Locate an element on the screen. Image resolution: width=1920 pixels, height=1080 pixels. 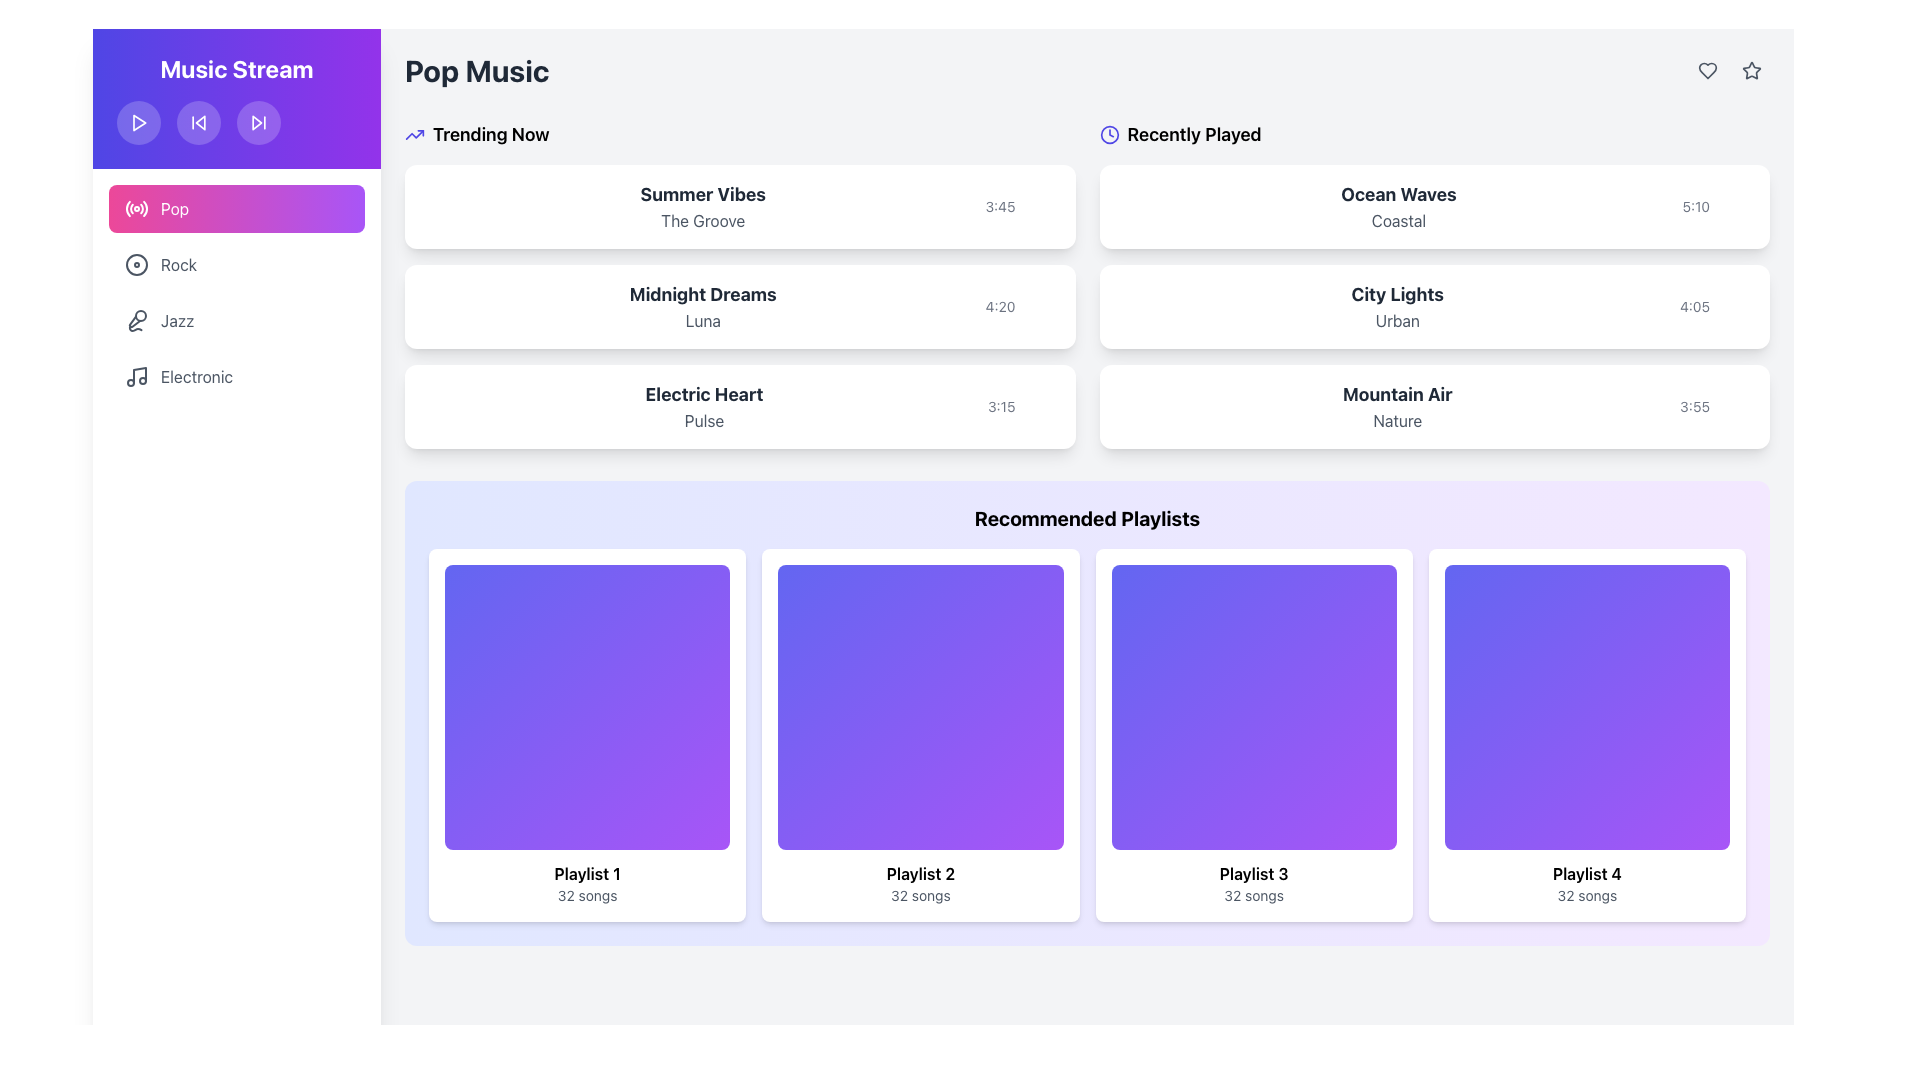
the bold, large-sized heading displaying 'Pop Music' in dark gray, positioned in the top-left quadrant of the main content area, to the right of the purple sidebar is located at coordinates (476, 69).